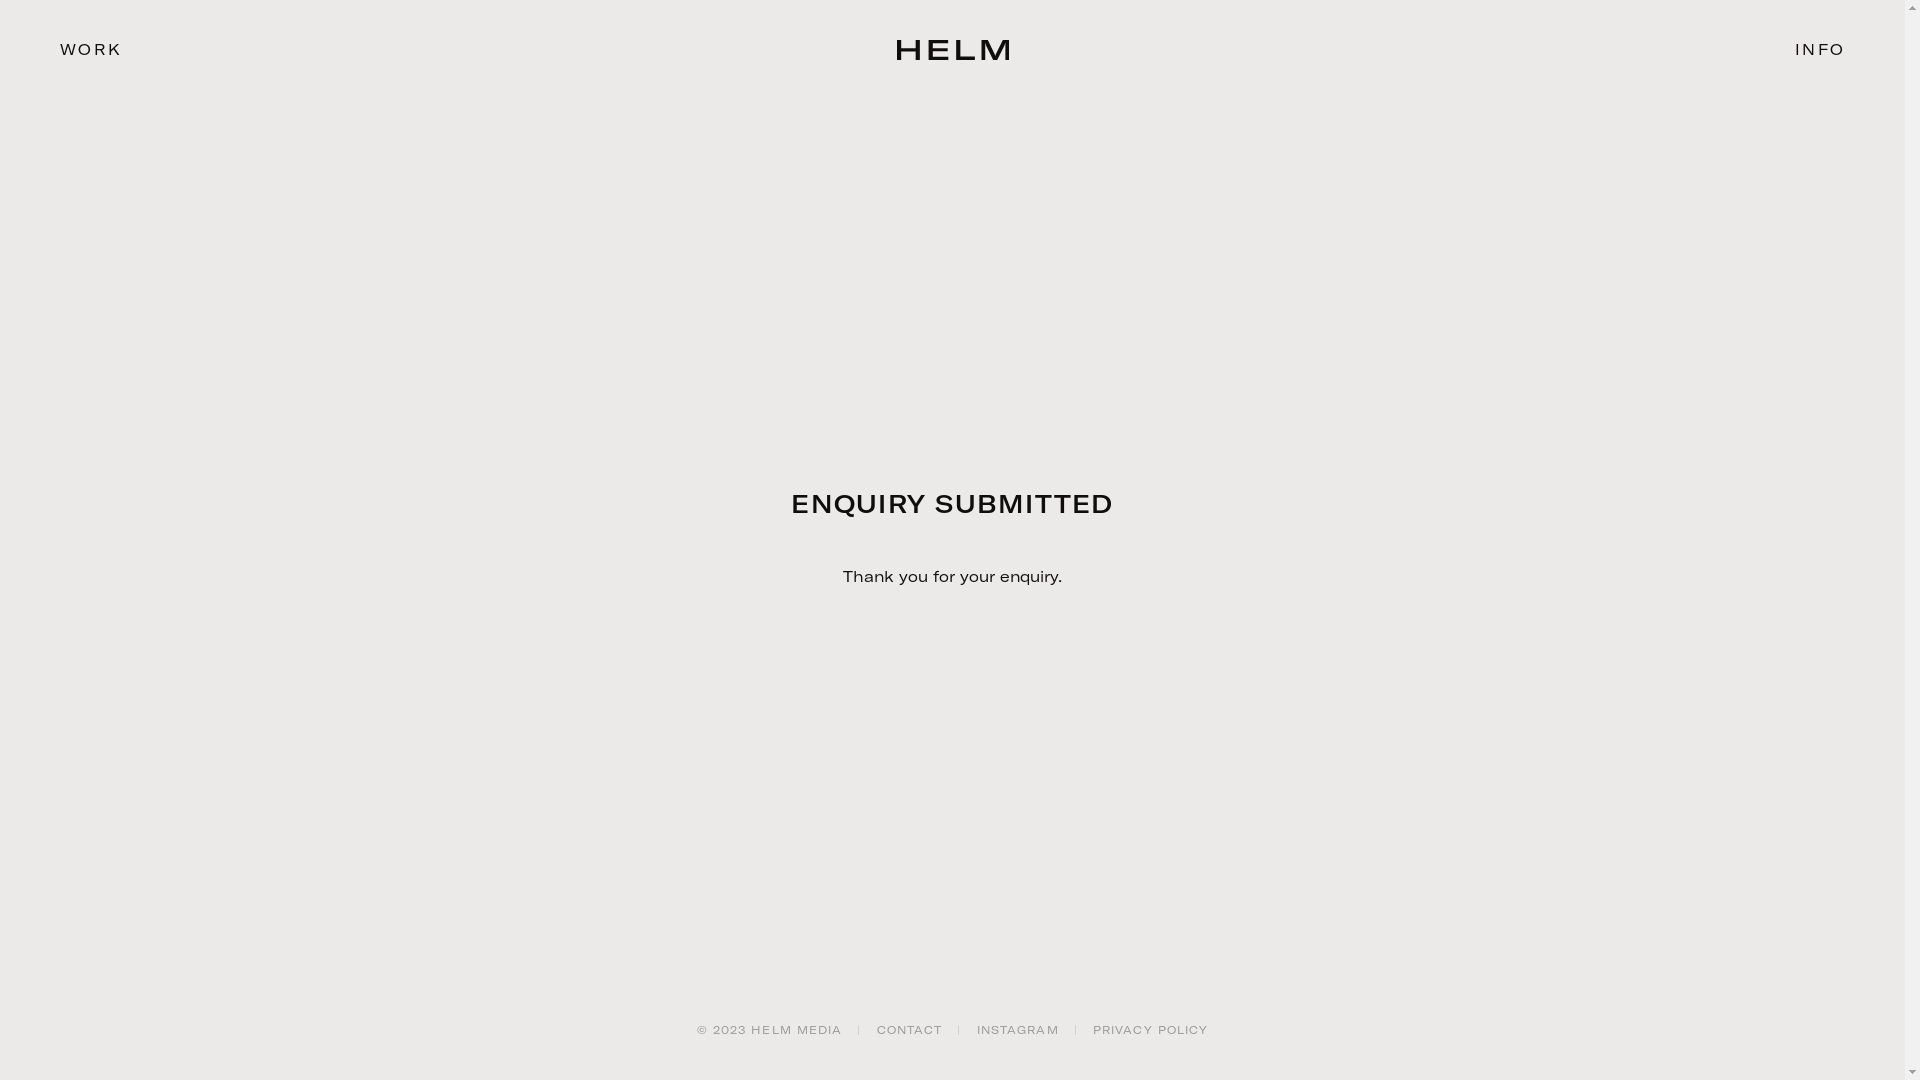  What do you see at coordinates (1795, 49) in the screenshot?
I see `'INFO'` at bounding box center [1795, 49].